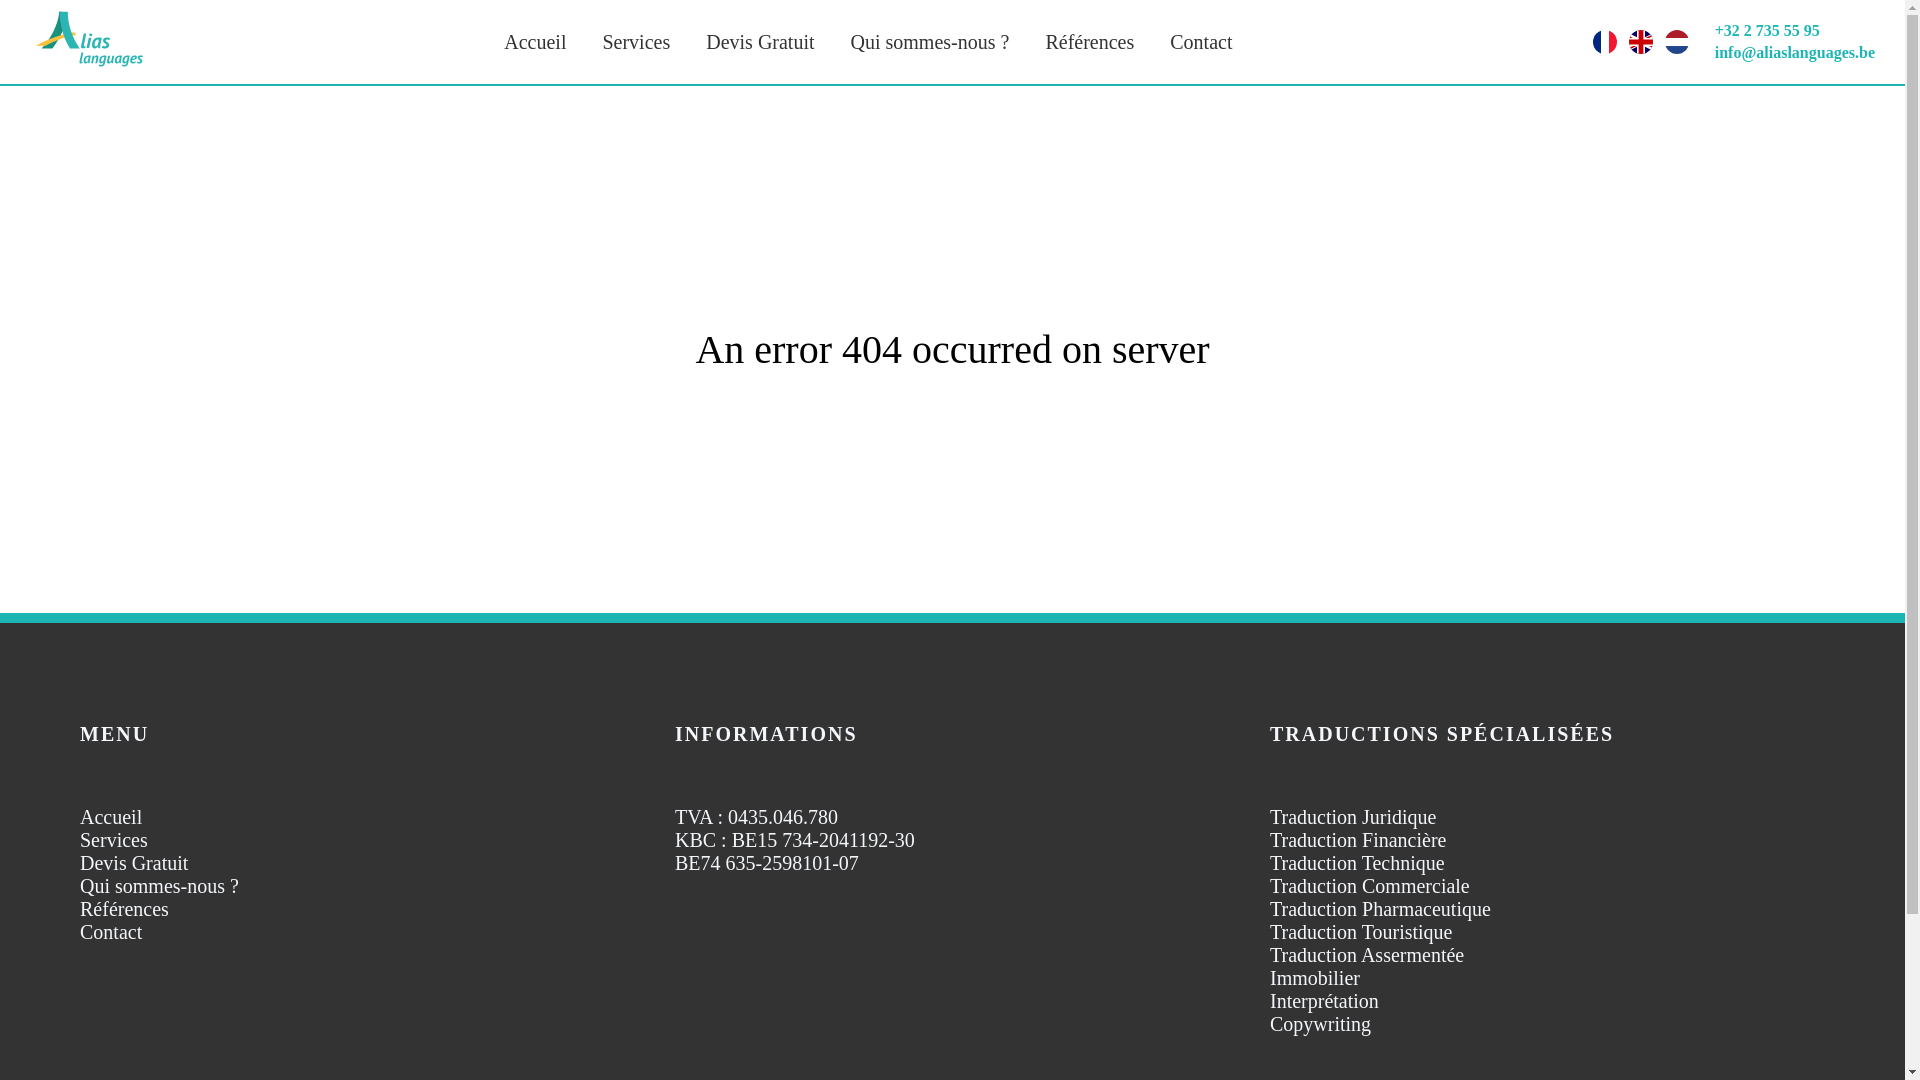  I want to click on 'Logo Alias LanguagesAgence de traduction', so click(89, 64).